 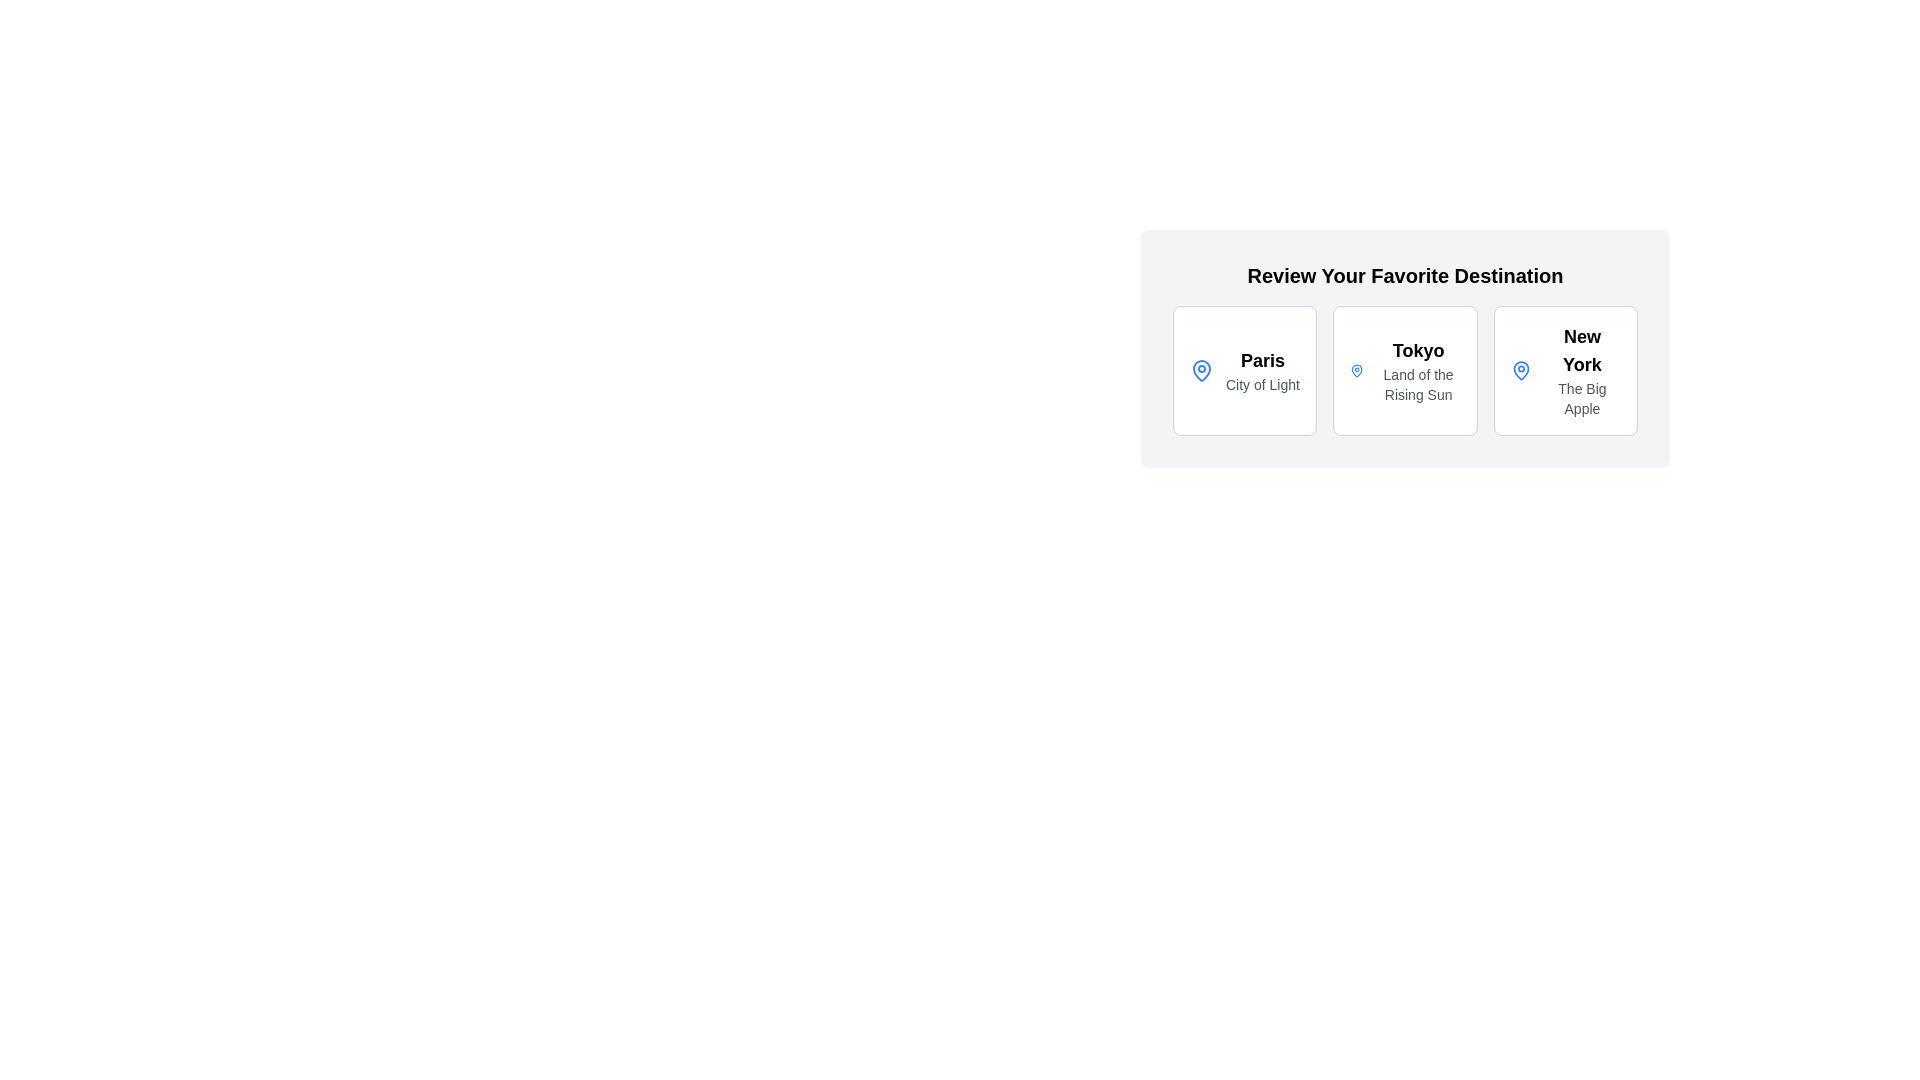 I want to click on bold text label 'Tokyo' located in the top part of the second card in a horizontal row of three cards, which is visually distinct due to its larger size compared to the subtitle 'Land of the Rising Sun', so click(x=1417, y=350).